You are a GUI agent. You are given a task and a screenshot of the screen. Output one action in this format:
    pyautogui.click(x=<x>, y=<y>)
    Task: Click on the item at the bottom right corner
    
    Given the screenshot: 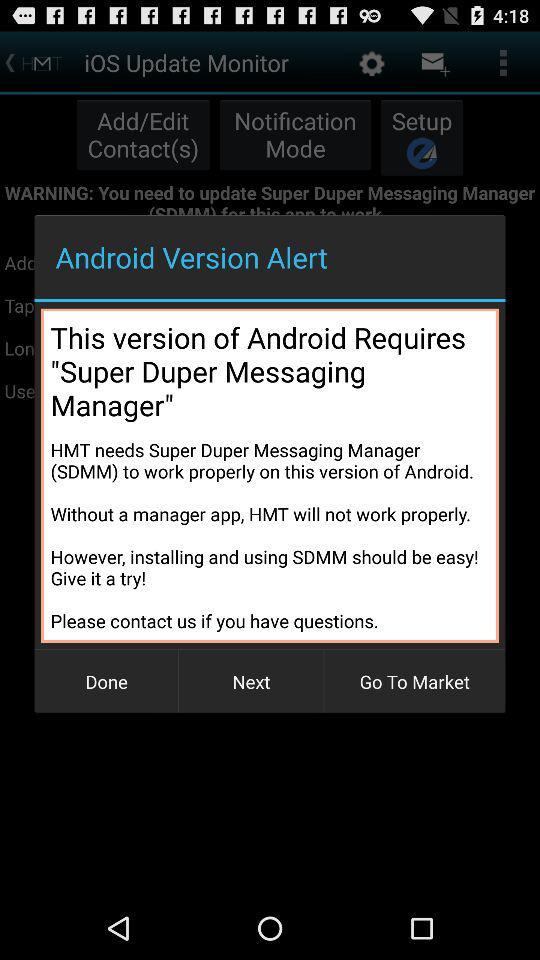 What is the action you would take?
    pyautogui.click(x=413, y=681)
    